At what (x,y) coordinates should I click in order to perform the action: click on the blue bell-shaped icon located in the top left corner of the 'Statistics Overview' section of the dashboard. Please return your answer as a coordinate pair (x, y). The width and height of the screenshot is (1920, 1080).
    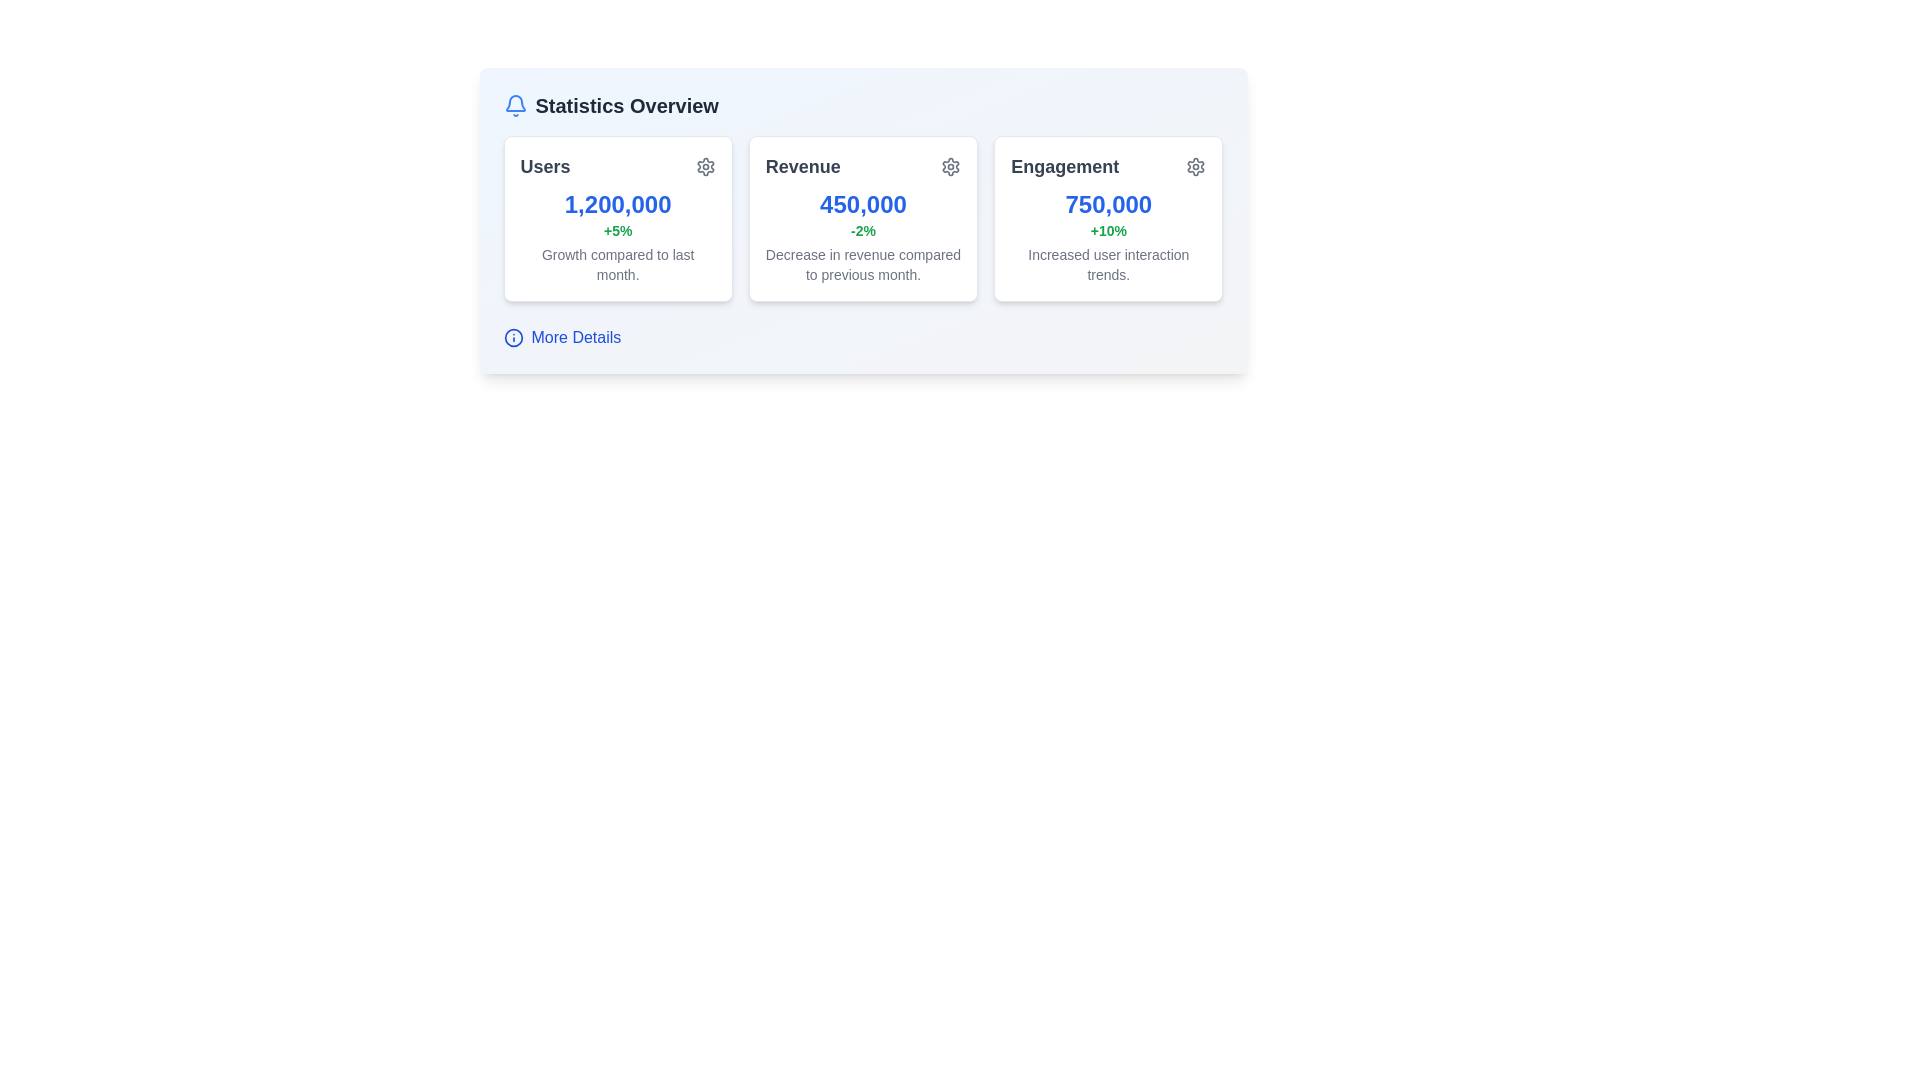
    Looking at the image, I should click on (515, 103).